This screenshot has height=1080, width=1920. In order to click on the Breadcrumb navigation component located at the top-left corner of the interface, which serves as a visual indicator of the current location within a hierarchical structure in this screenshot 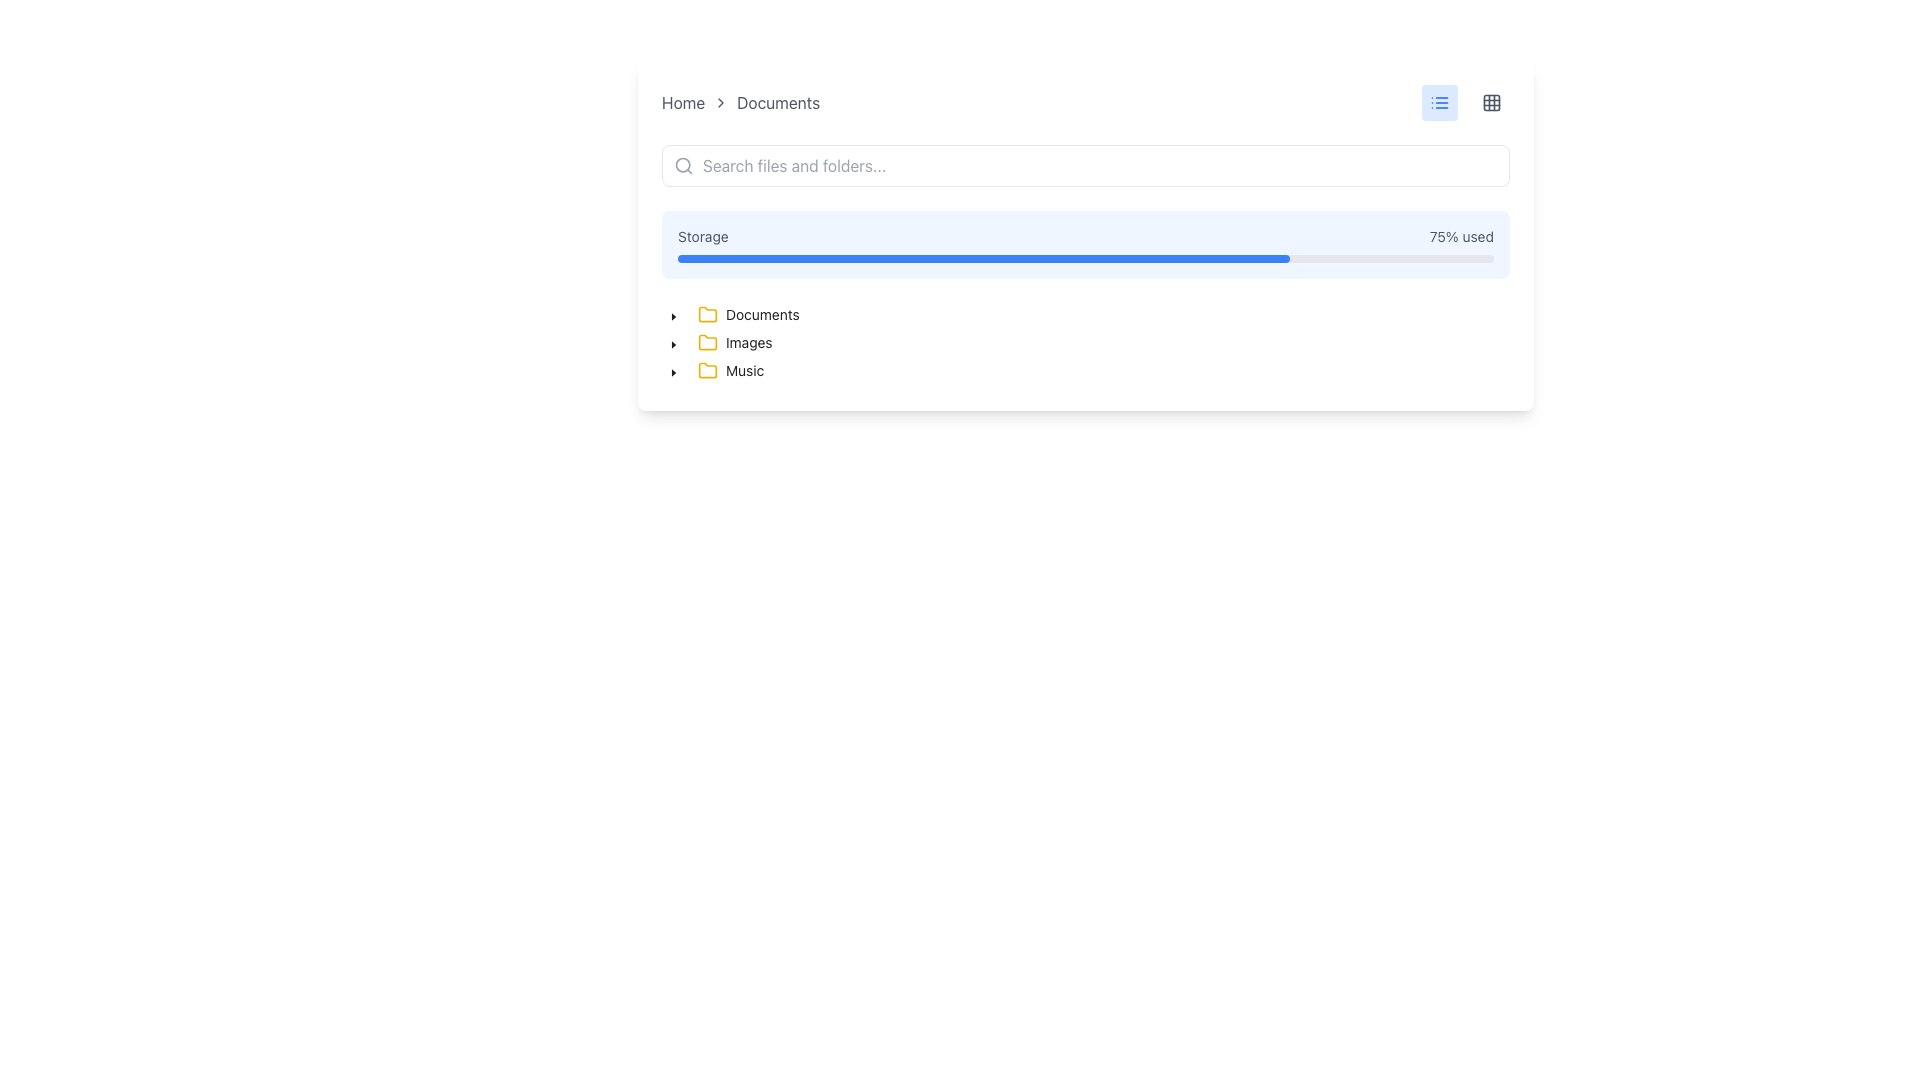, I will do `click(740, 103)`.